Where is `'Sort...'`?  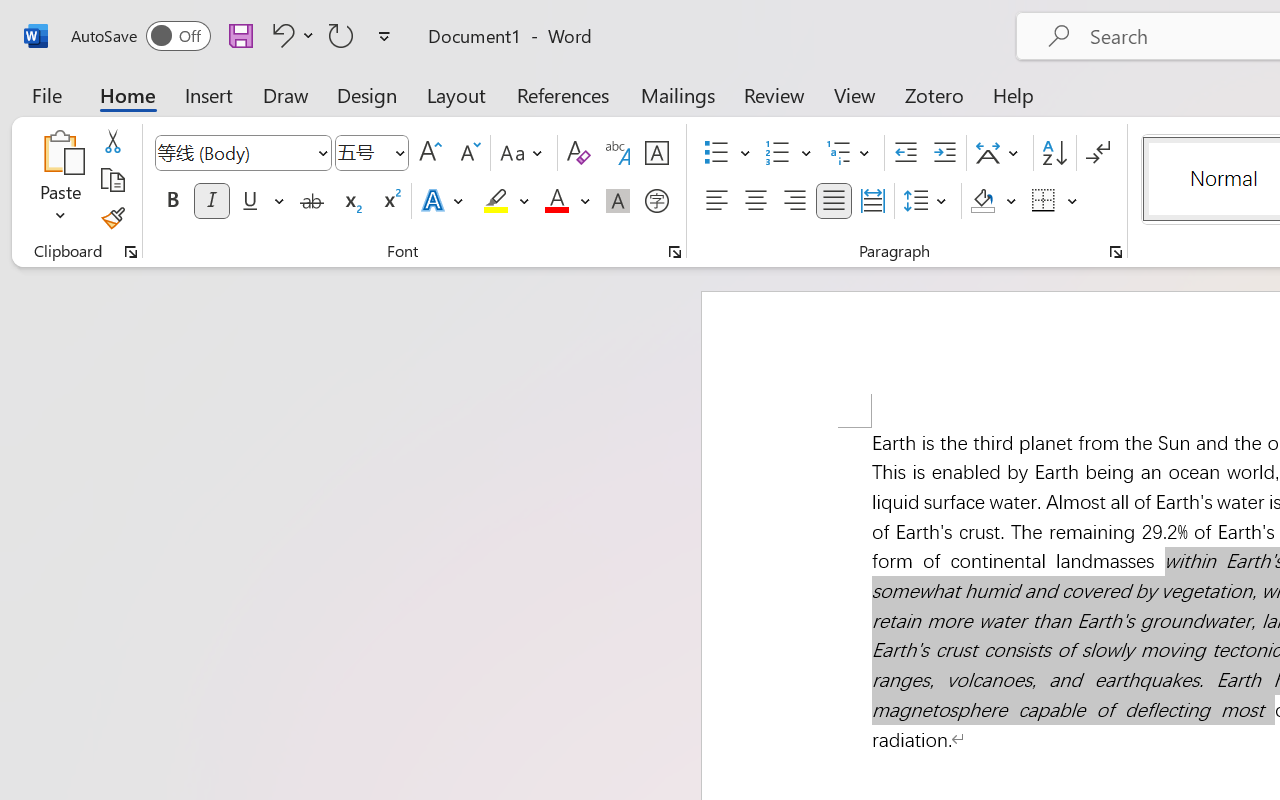
'Sort...' is located at coordinates (1053, 153).